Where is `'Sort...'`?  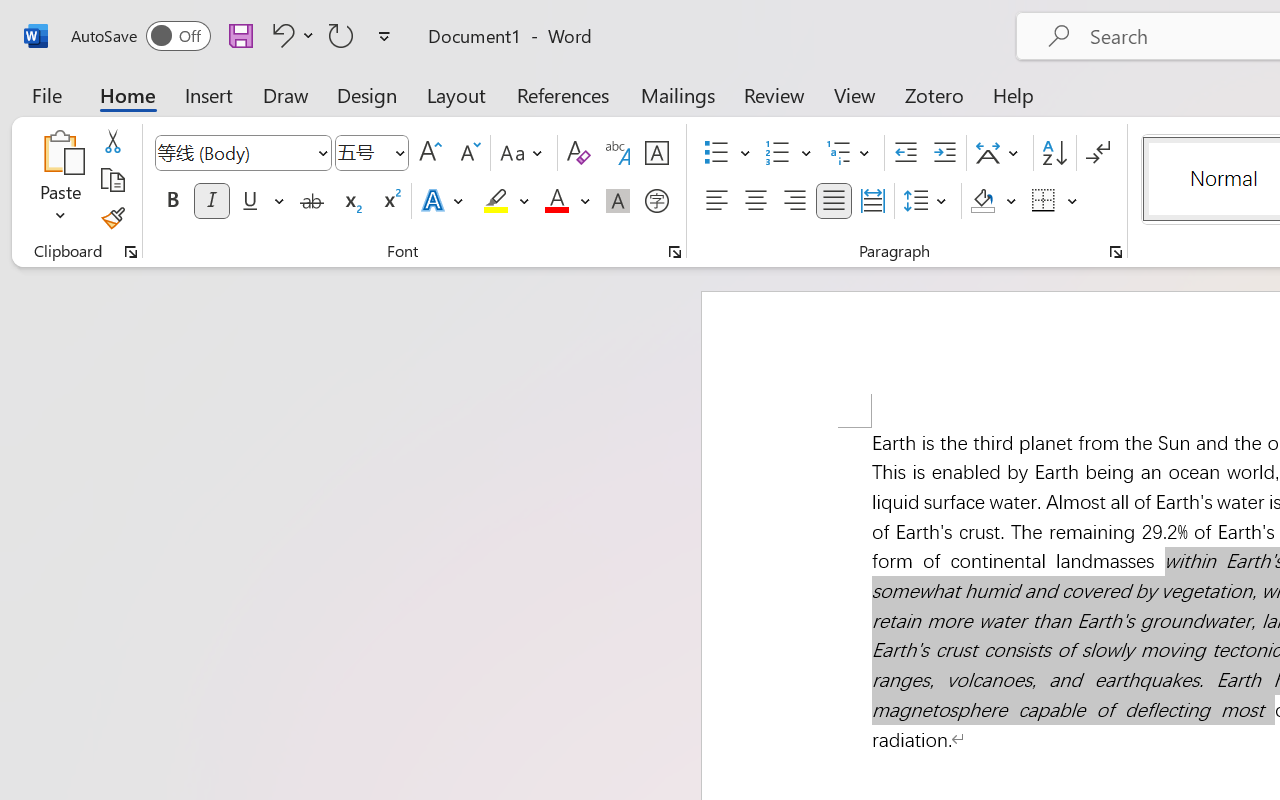
'Sort...' is located at coordinates (1053, 153).